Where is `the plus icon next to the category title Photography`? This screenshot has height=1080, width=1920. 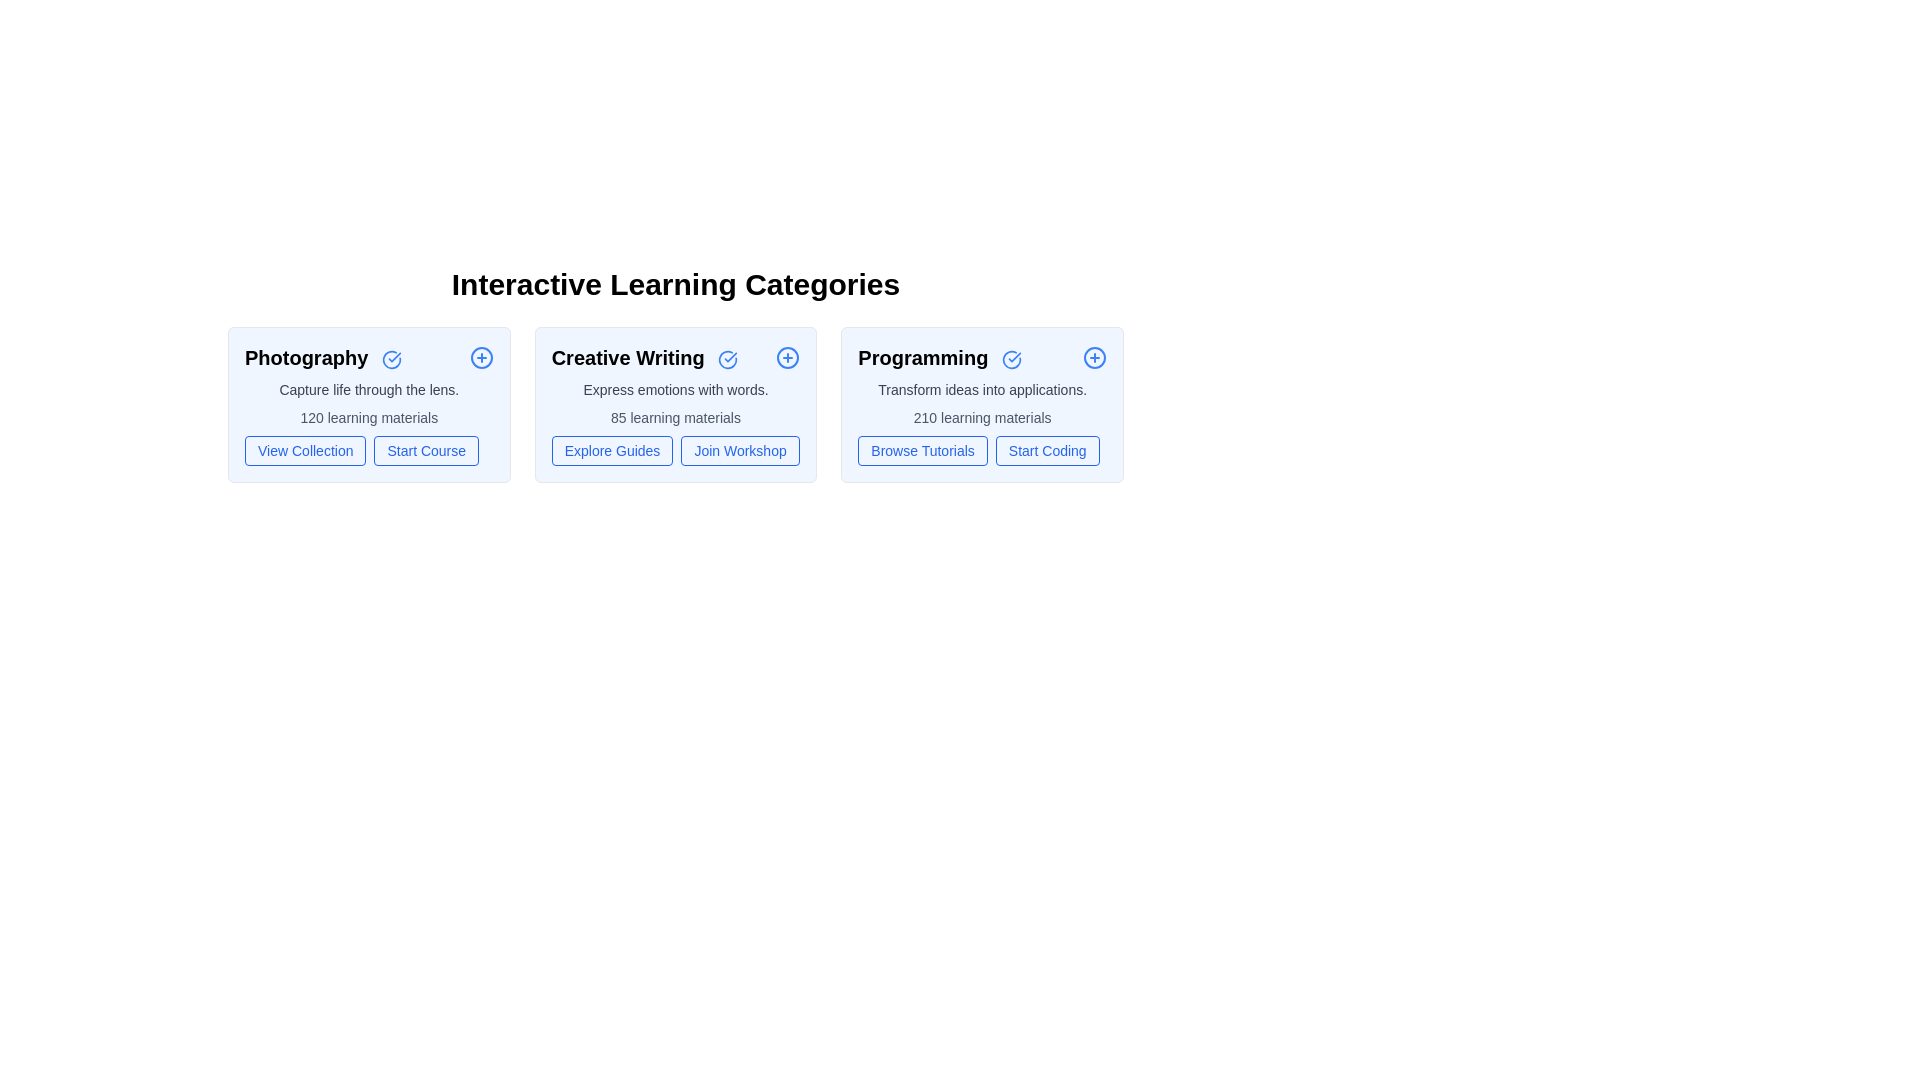 the plus icon next to the category title Photography is located at coordinates (481, 357).